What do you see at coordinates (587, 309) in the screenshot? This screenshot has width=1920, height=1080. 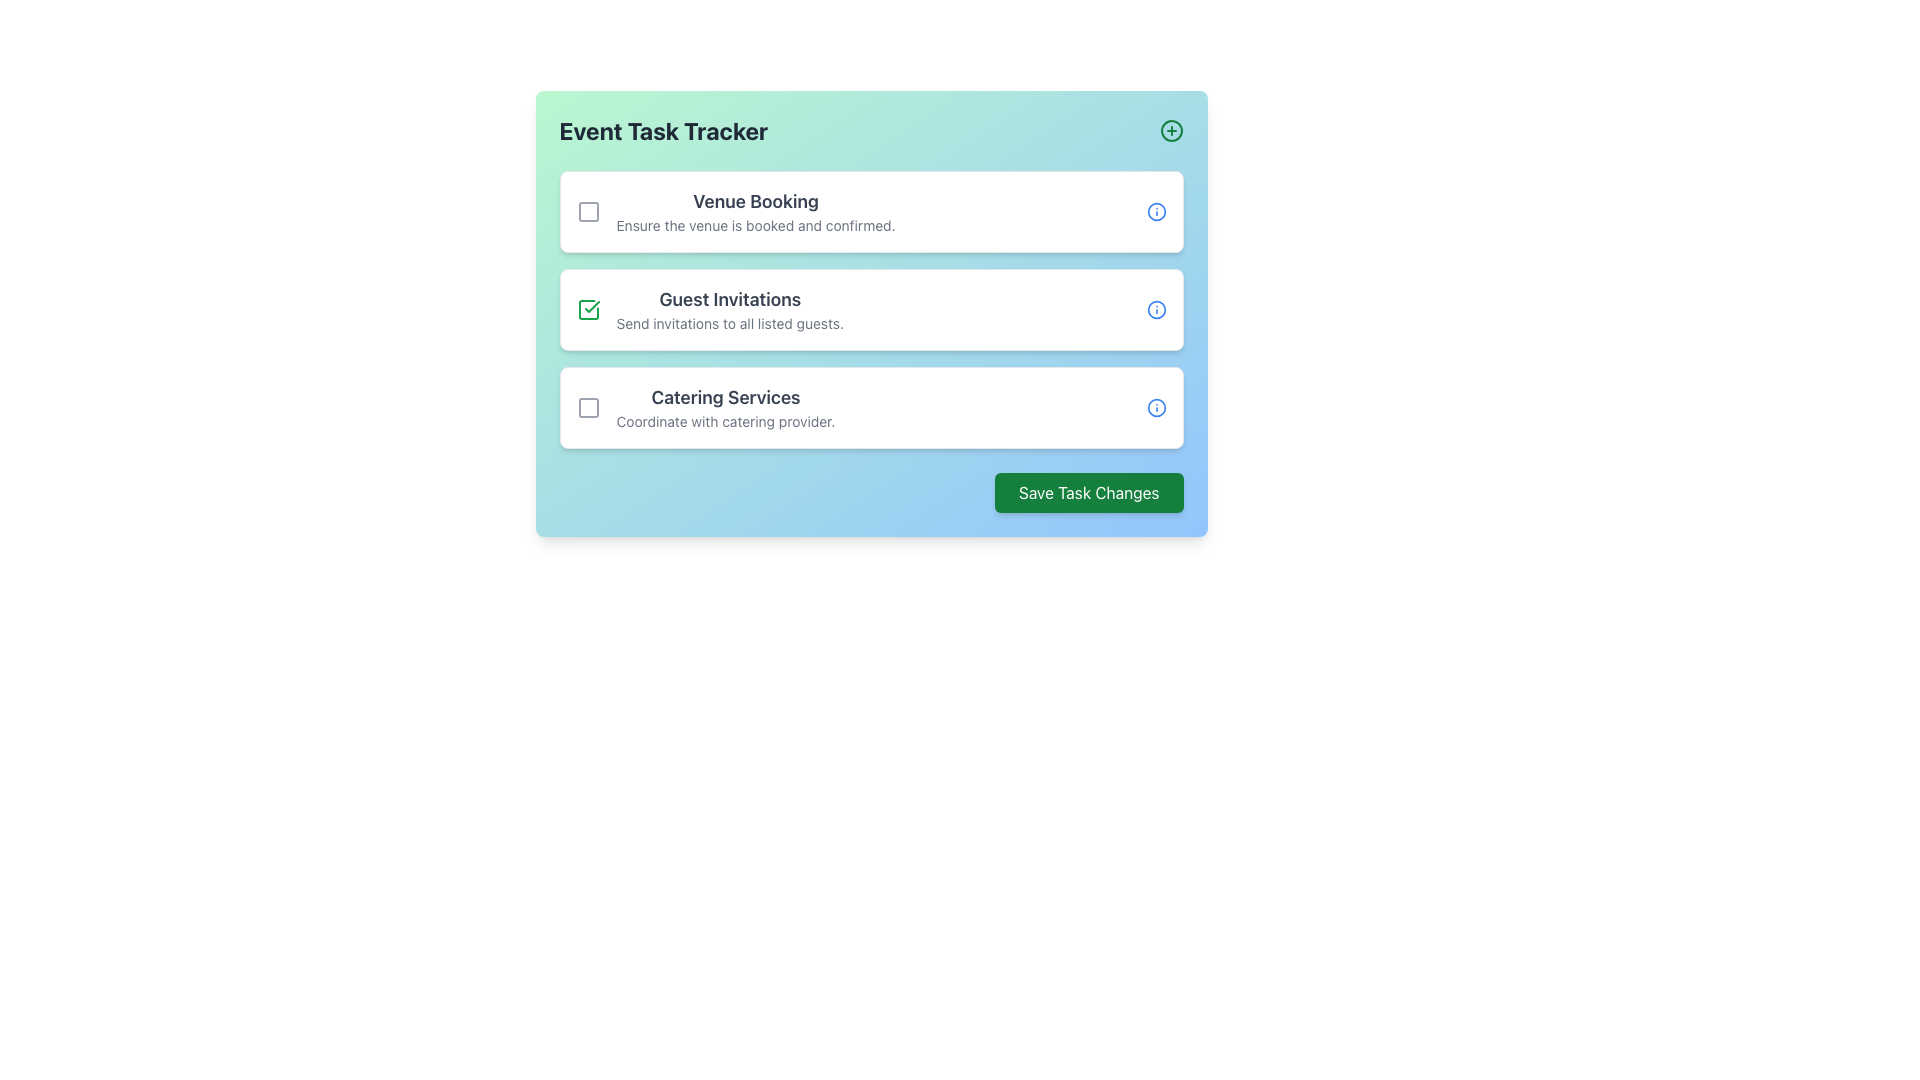 I see `the checkbox` at bounding box center [587, 309].